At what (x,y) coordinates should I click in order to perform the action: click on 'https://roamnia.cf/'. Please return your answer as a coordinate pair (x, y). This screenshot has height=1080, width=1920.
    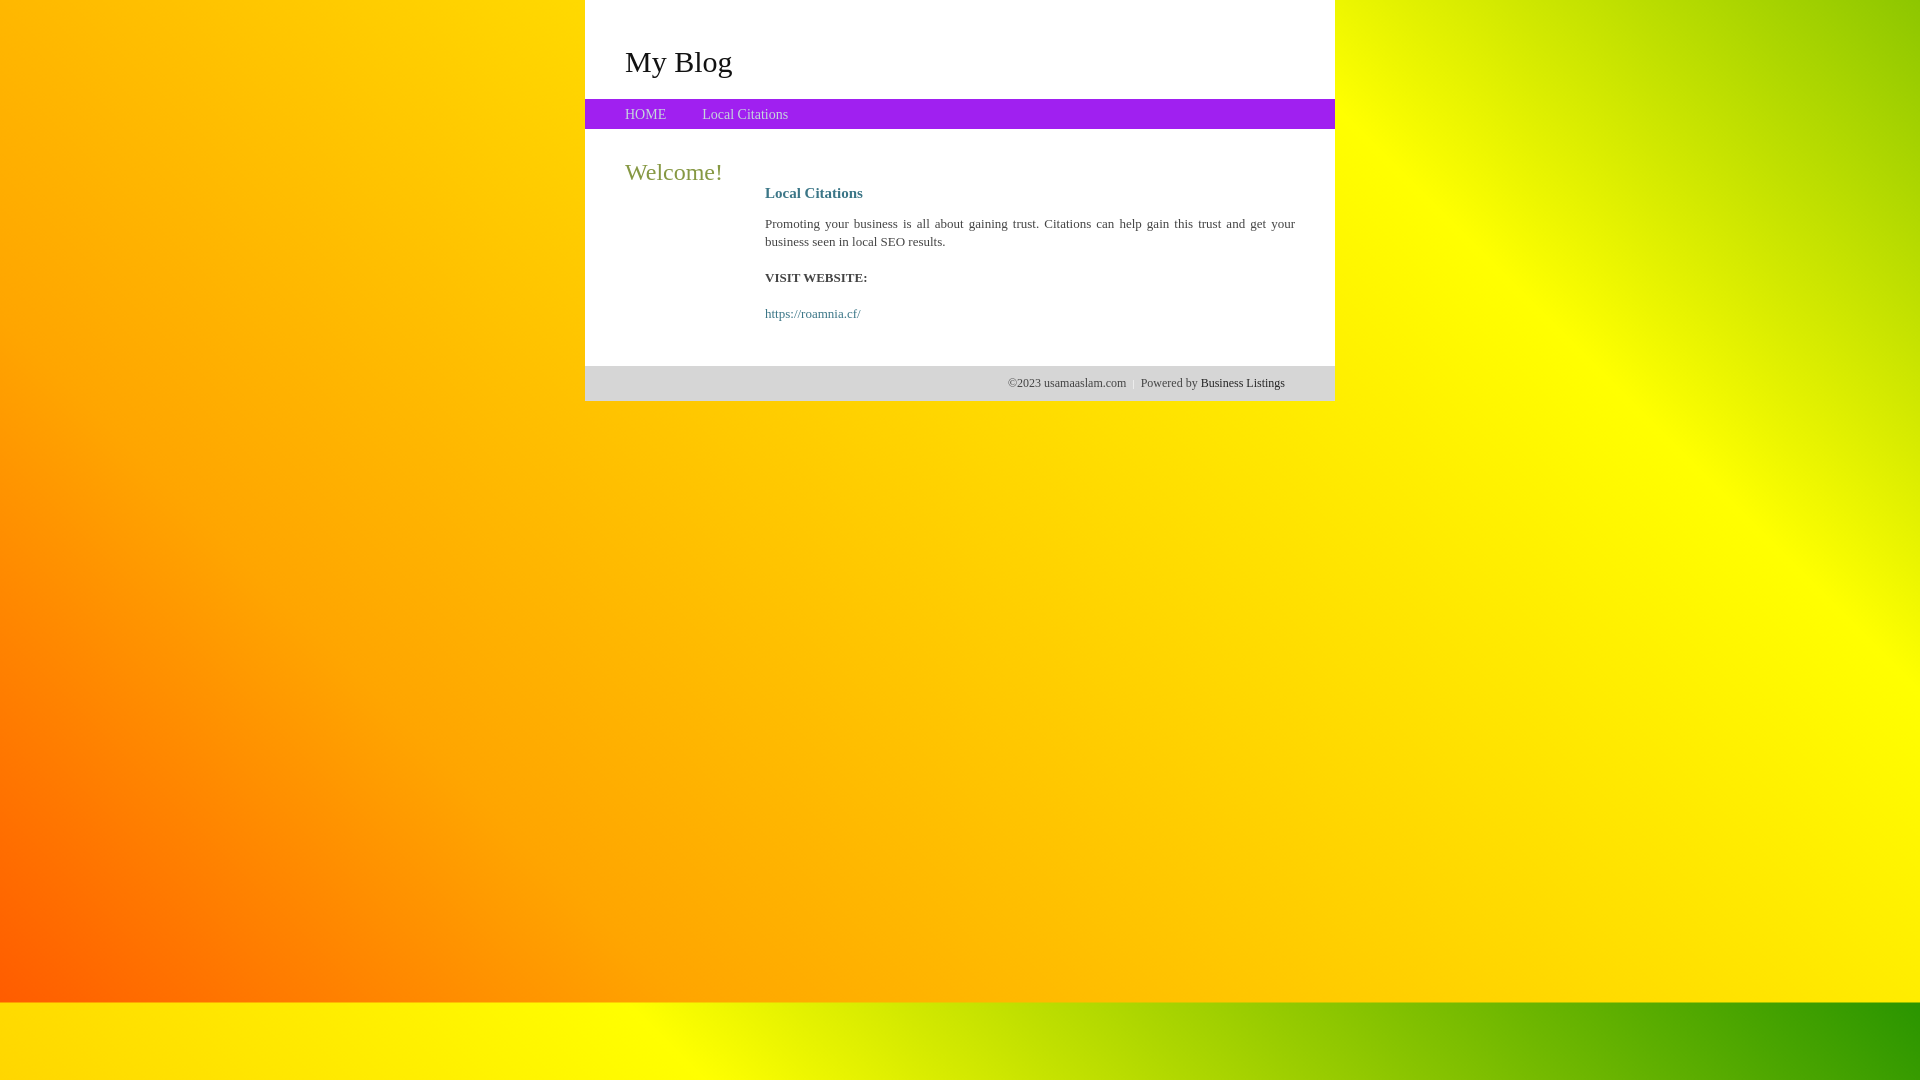
    Looking at the image, I should click on (812, 313).